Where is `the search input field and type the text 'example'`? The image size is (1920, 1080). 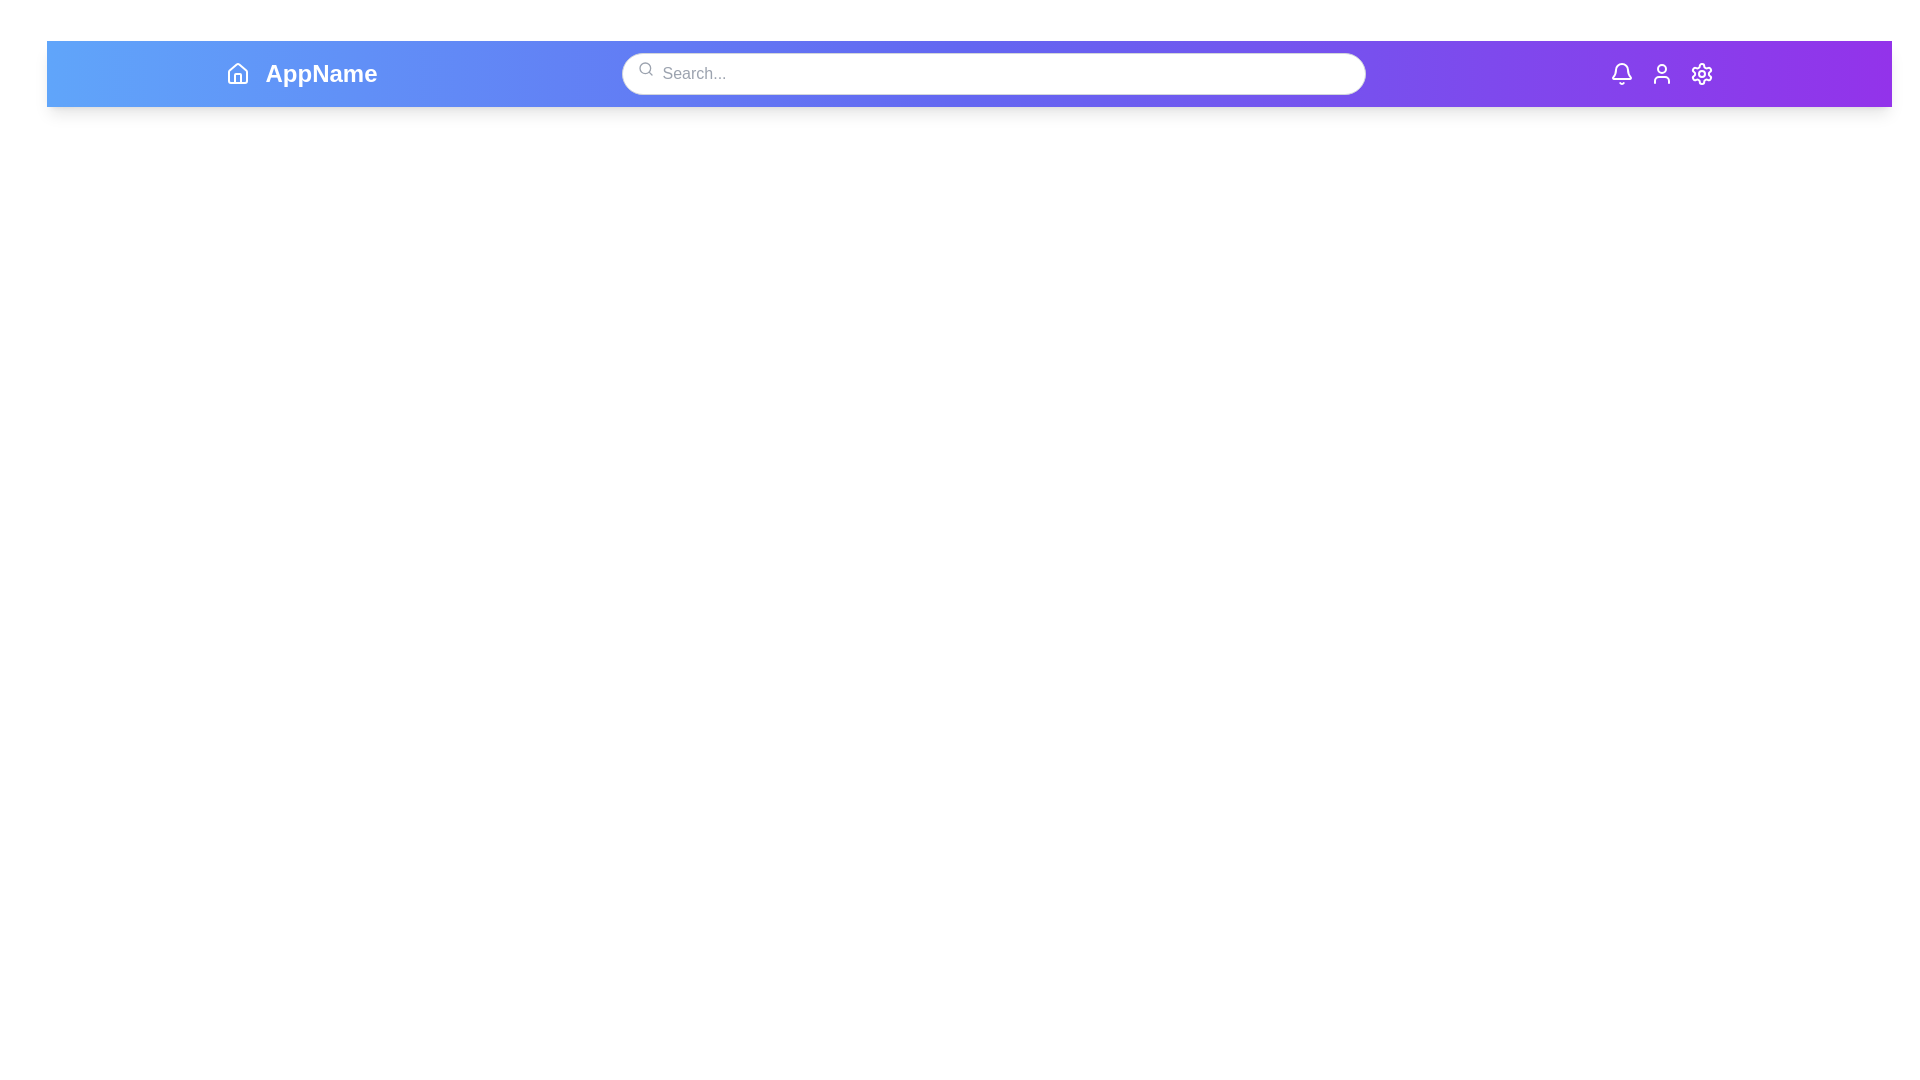
the search input field and type the text 'example' is located at coordinates (993, 72).